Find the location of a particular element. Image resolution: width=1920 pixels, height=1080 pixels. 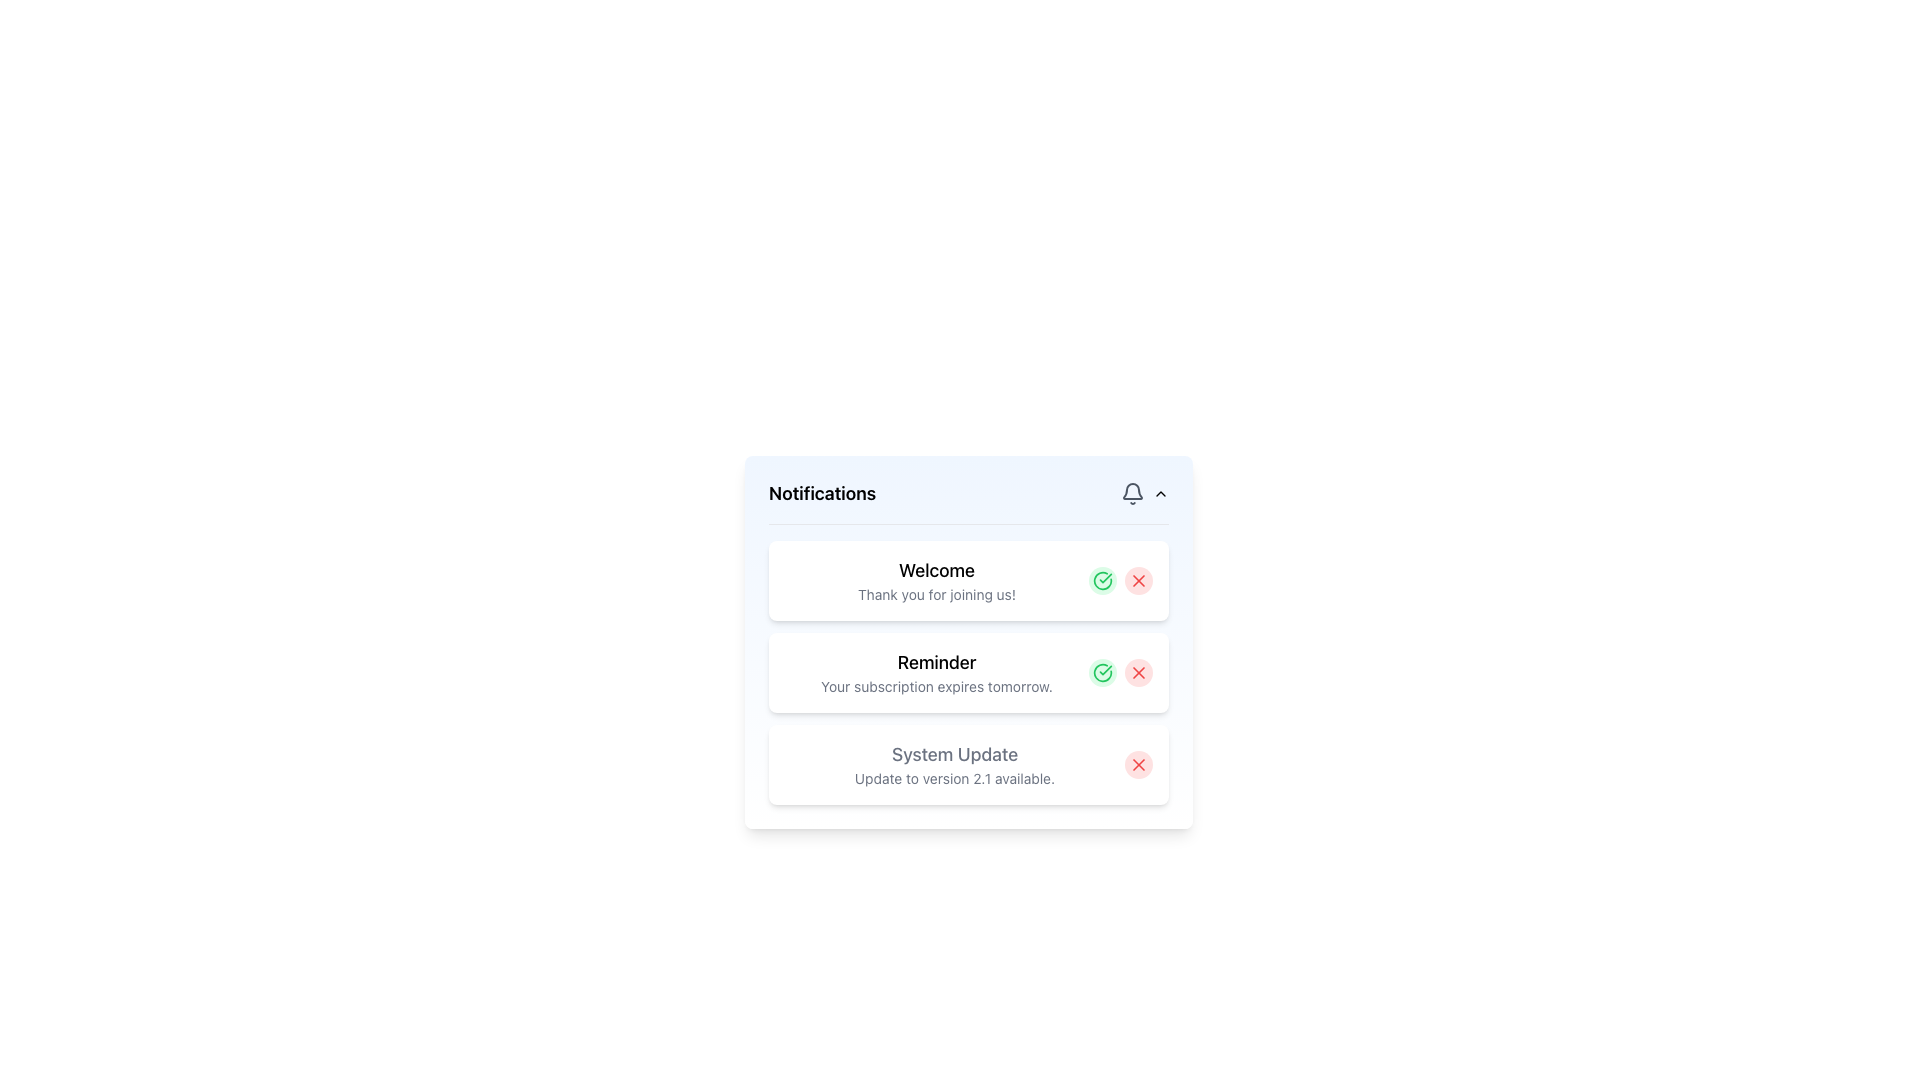

the static text element that serves as the title of the notification regarding the available system update is located at coordinates (954, 755).